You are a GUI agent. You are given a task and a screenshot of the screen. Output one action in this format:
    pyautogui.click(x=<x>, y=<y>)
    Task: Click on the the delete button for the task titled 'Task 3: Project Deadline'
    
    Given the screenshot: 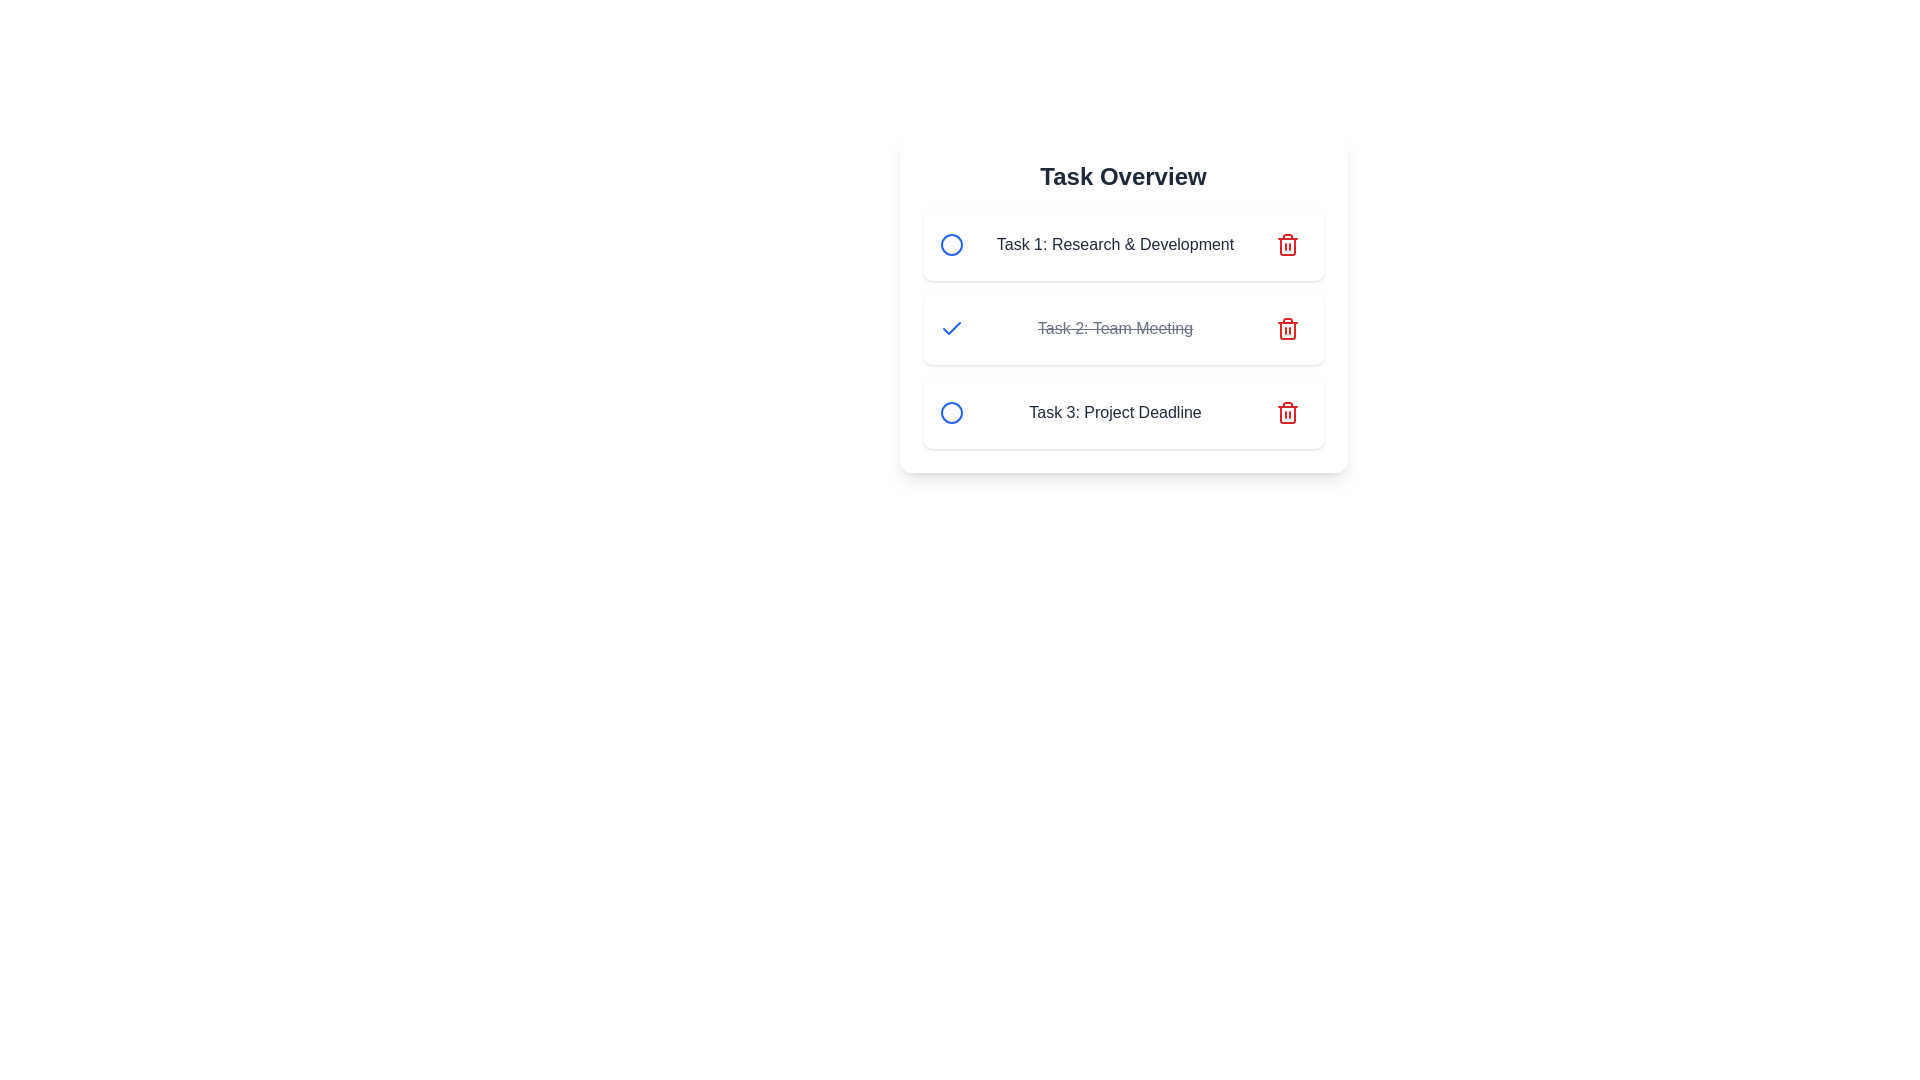 What is the action you would take?
    pyautogui.click(x=1287, y=411)
    